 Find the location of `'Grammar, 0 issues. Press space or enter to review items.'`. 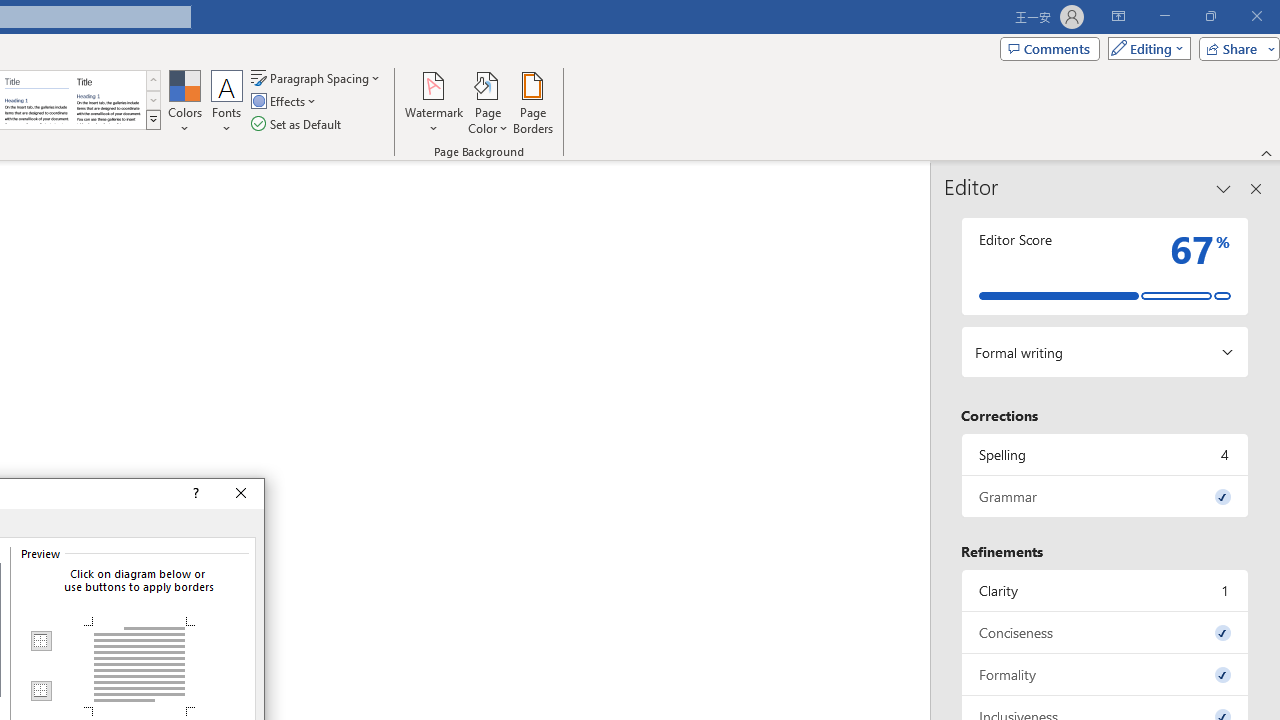

'Grammar, 0 issues. Press space or enter to review items.' is located at coordinates (1104, 495).